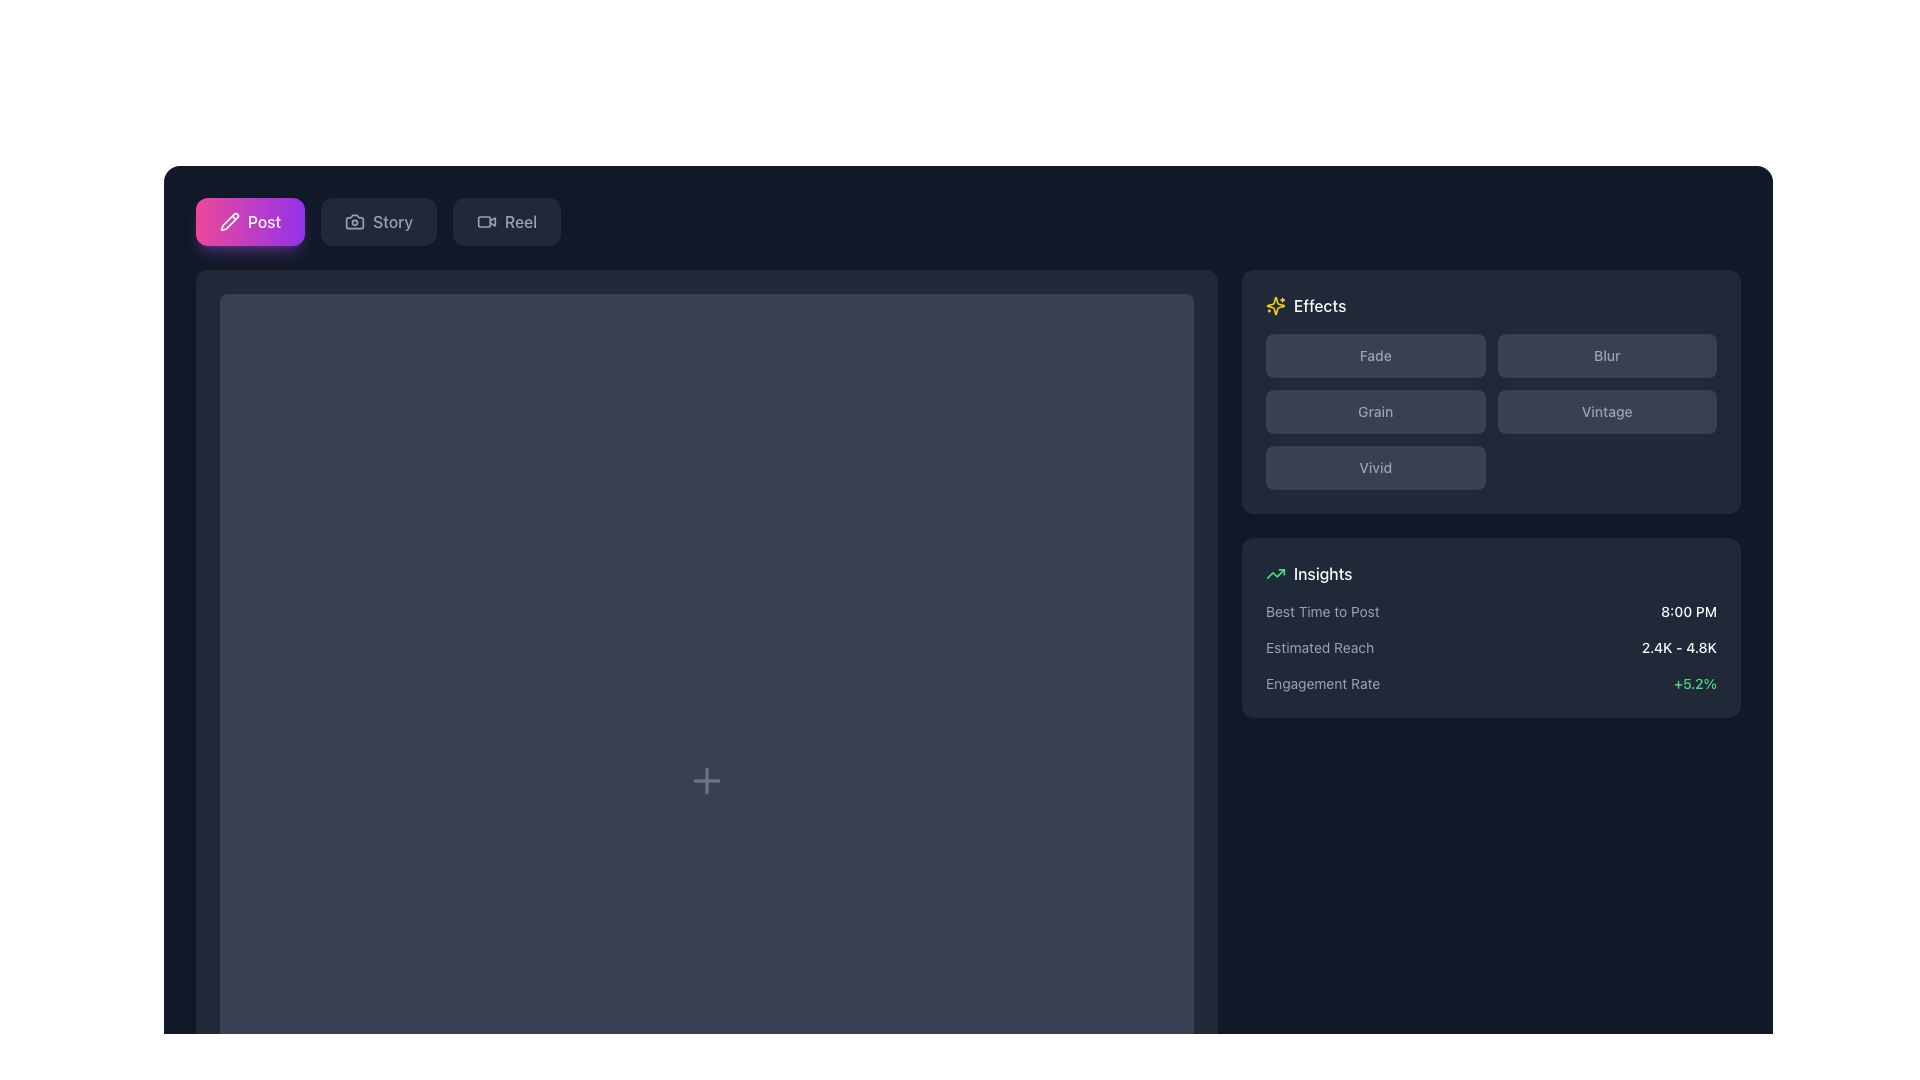 This screenshot has width=1920, height=1080. What do you see at coordinates (1374, 411) in the screenshot?
I see `the 'Grain' button located in the Effects section of the right panel` at bounding box center [1374, 411].